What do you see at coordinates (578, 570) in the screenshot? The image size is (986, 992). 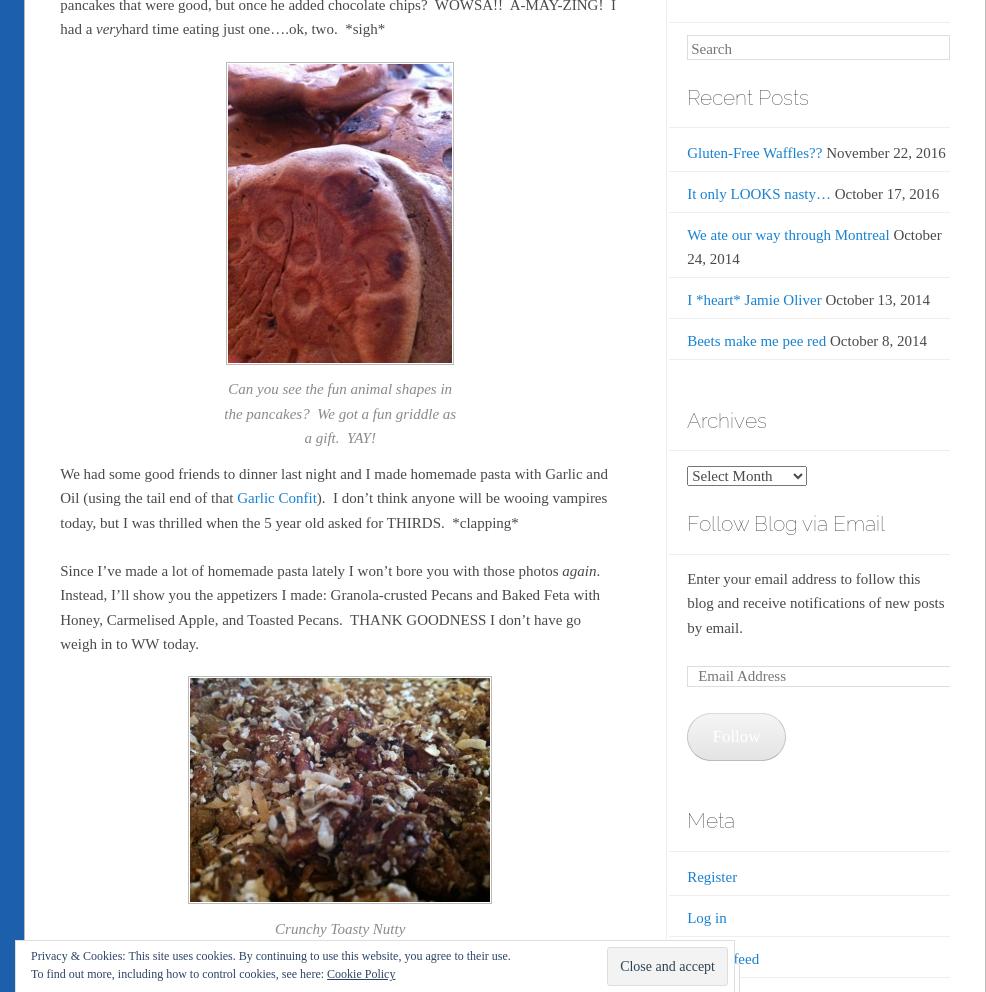 I see `'again'` at bounding box center [578, 570].